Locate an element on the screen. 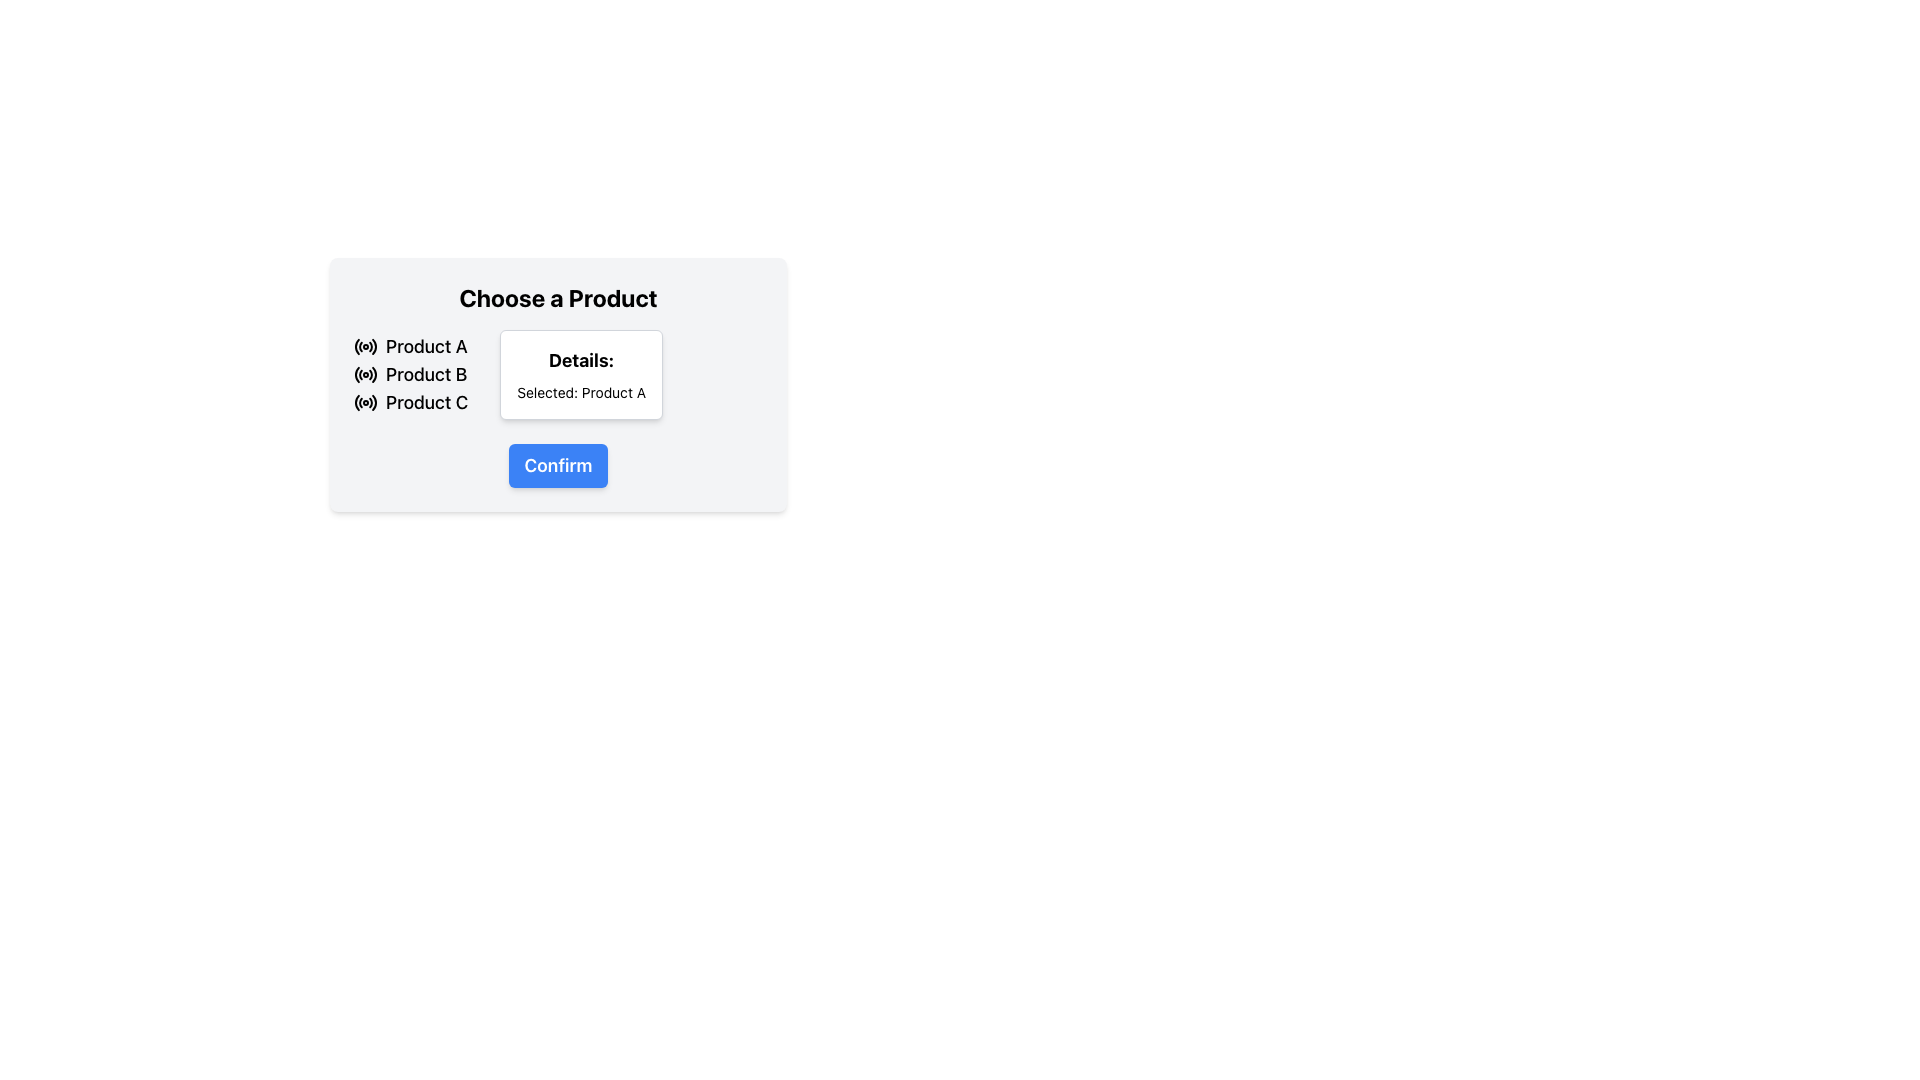 Image resolution: width=1920 pixels, height=1080 pixels. the selectable list item labeled 'Product B' which is the second item in the 'Choose a Product' section is located at coordinates (409, 374).